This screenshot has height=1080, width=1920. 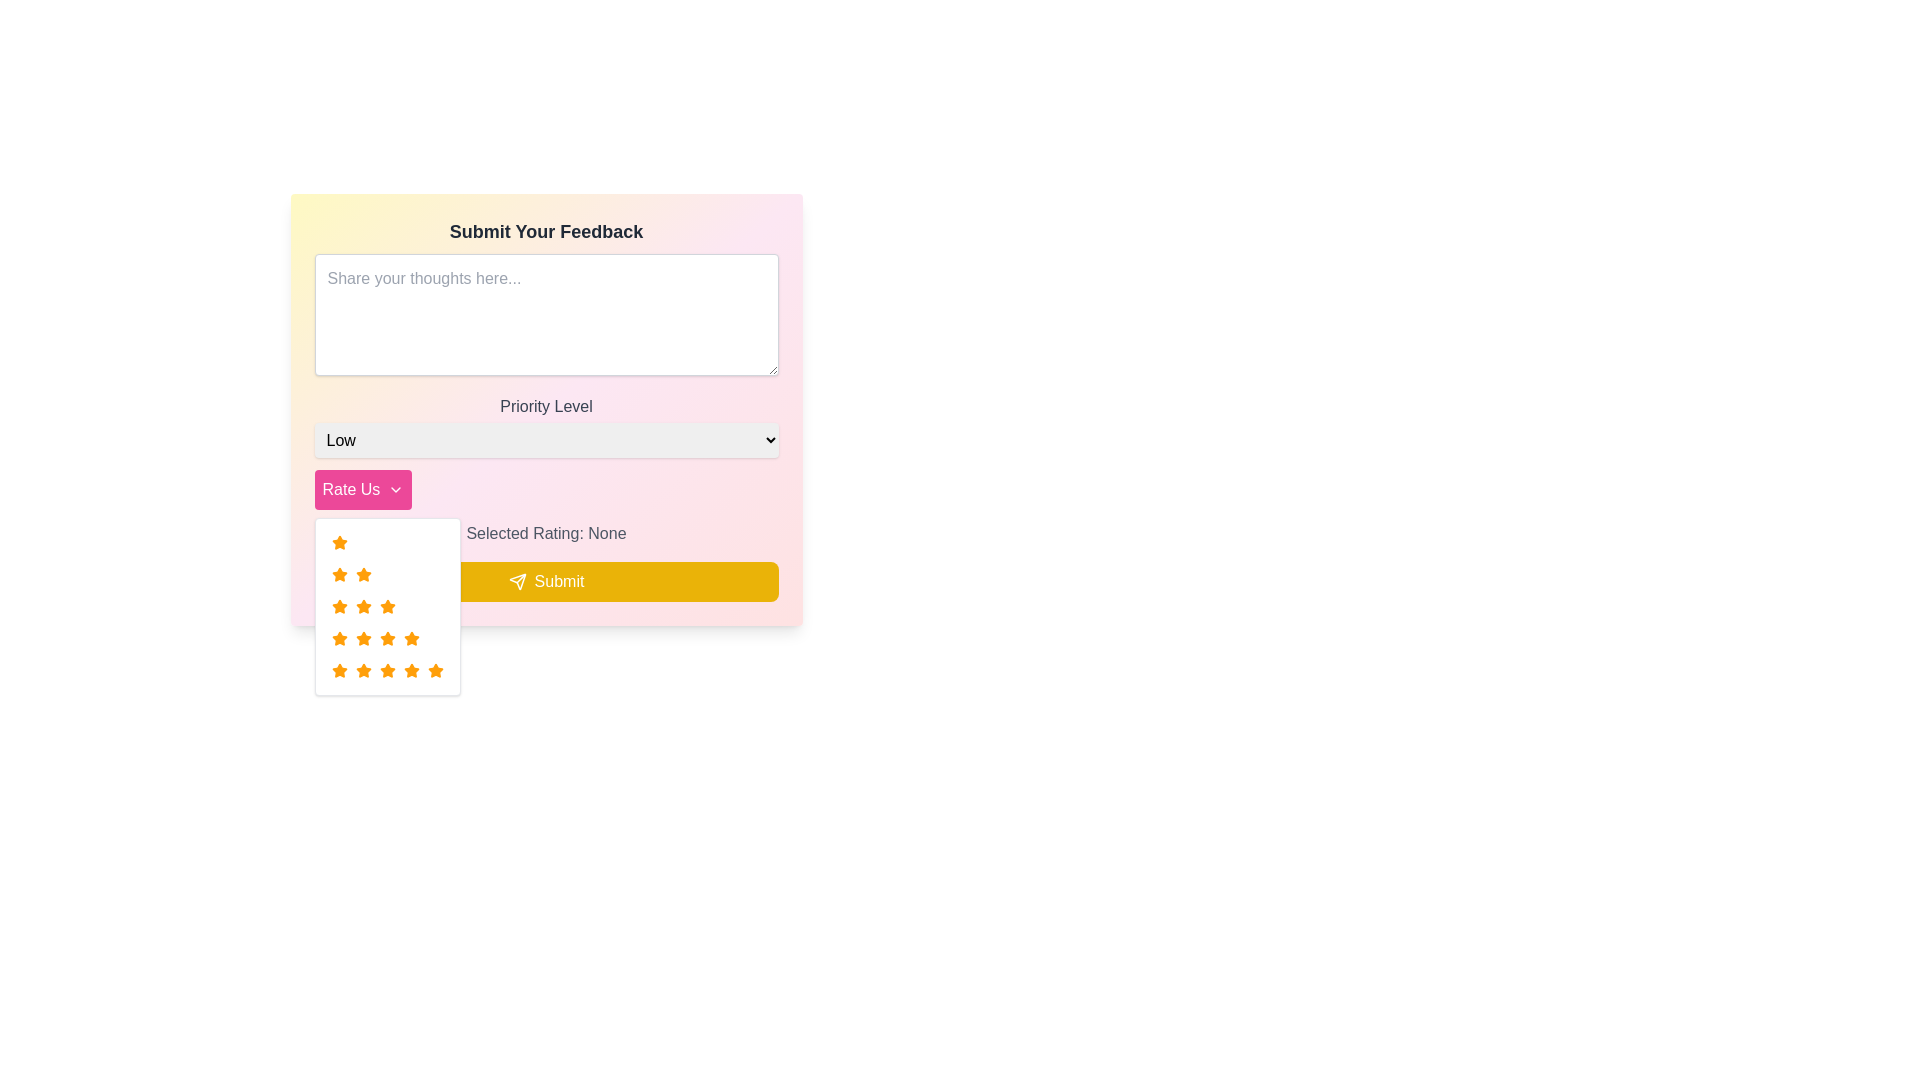 I want to click on the orange-colored filled star icon, which is the fifth star in the dropdown rating list below the 'Rate Us' button, so click(x=410, y=670).